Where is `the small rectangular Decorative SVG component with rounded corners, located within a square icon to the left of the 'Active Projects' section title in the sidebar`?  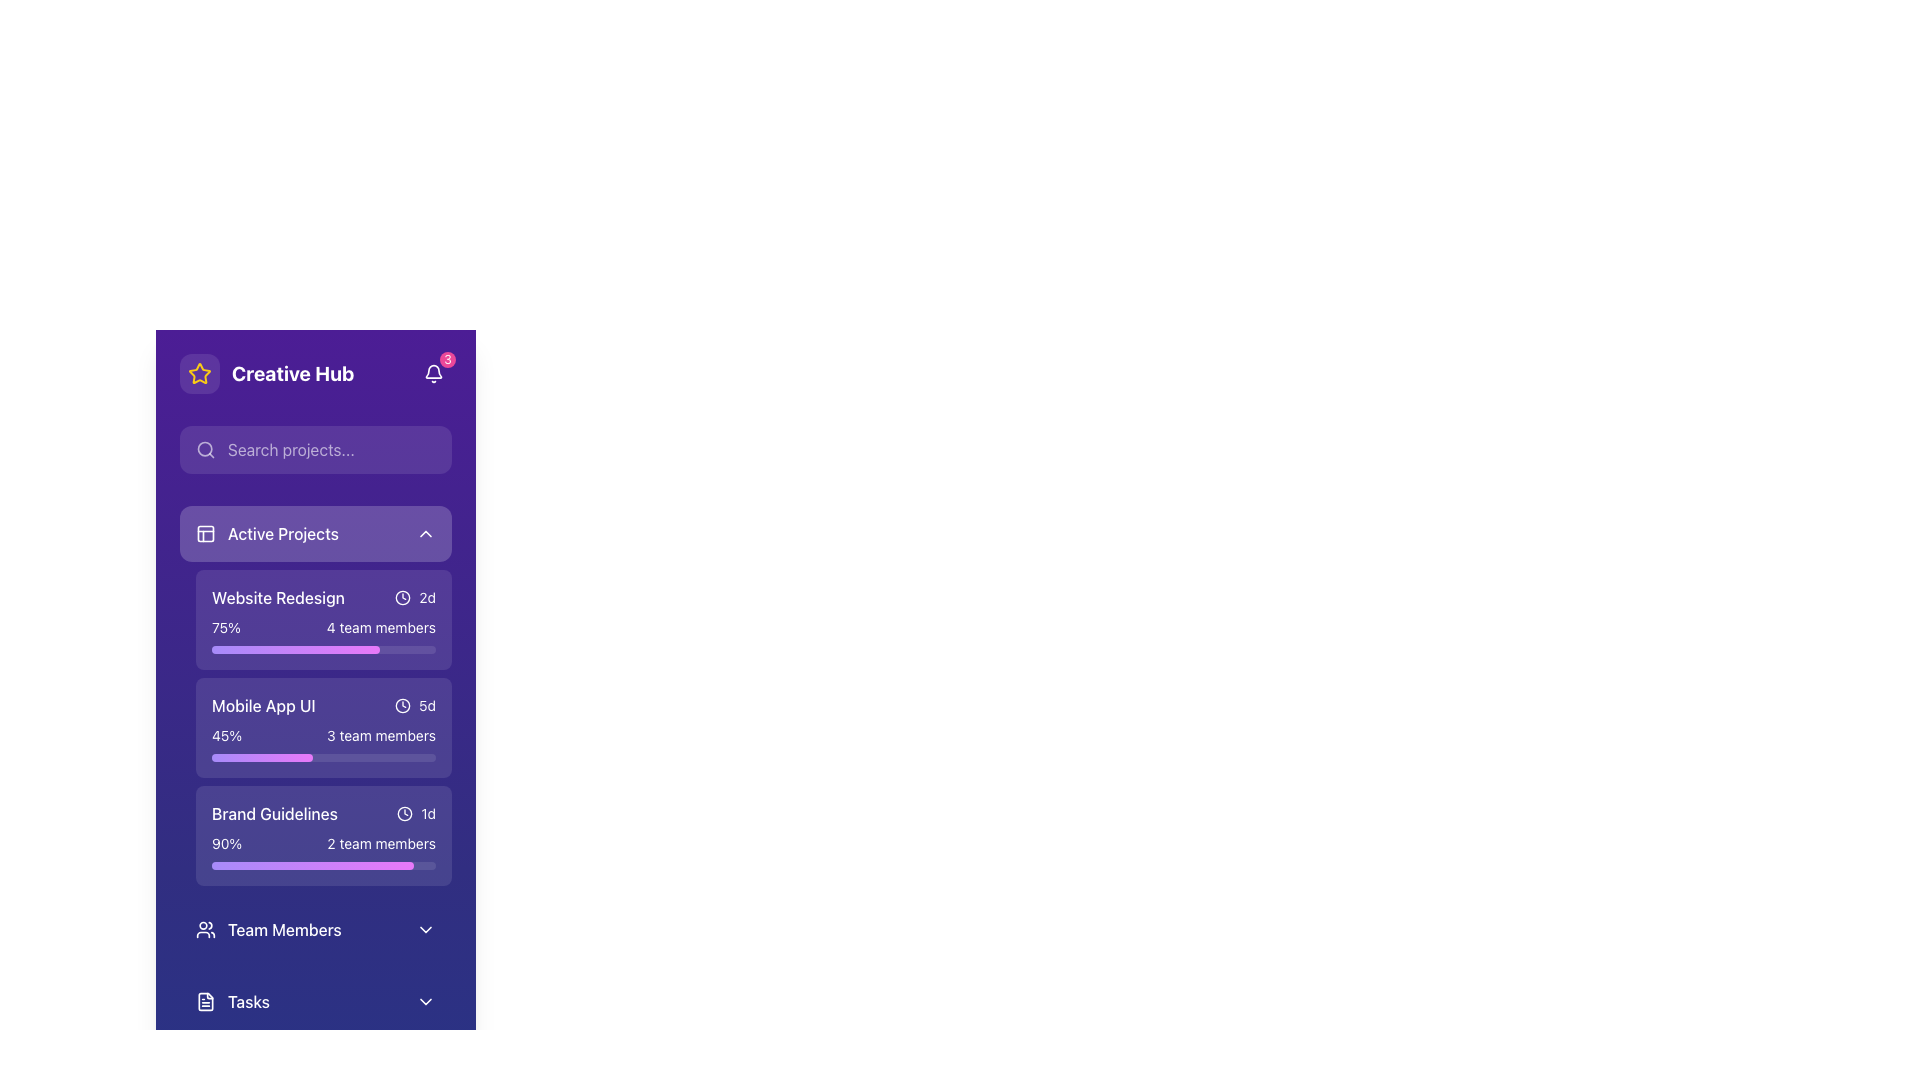 the small rectangular Decorative SVG component with rounded corners, located within a square icon to the left of the 'Active Projects' section title in the sidebar is located at coordinates (206, 532).